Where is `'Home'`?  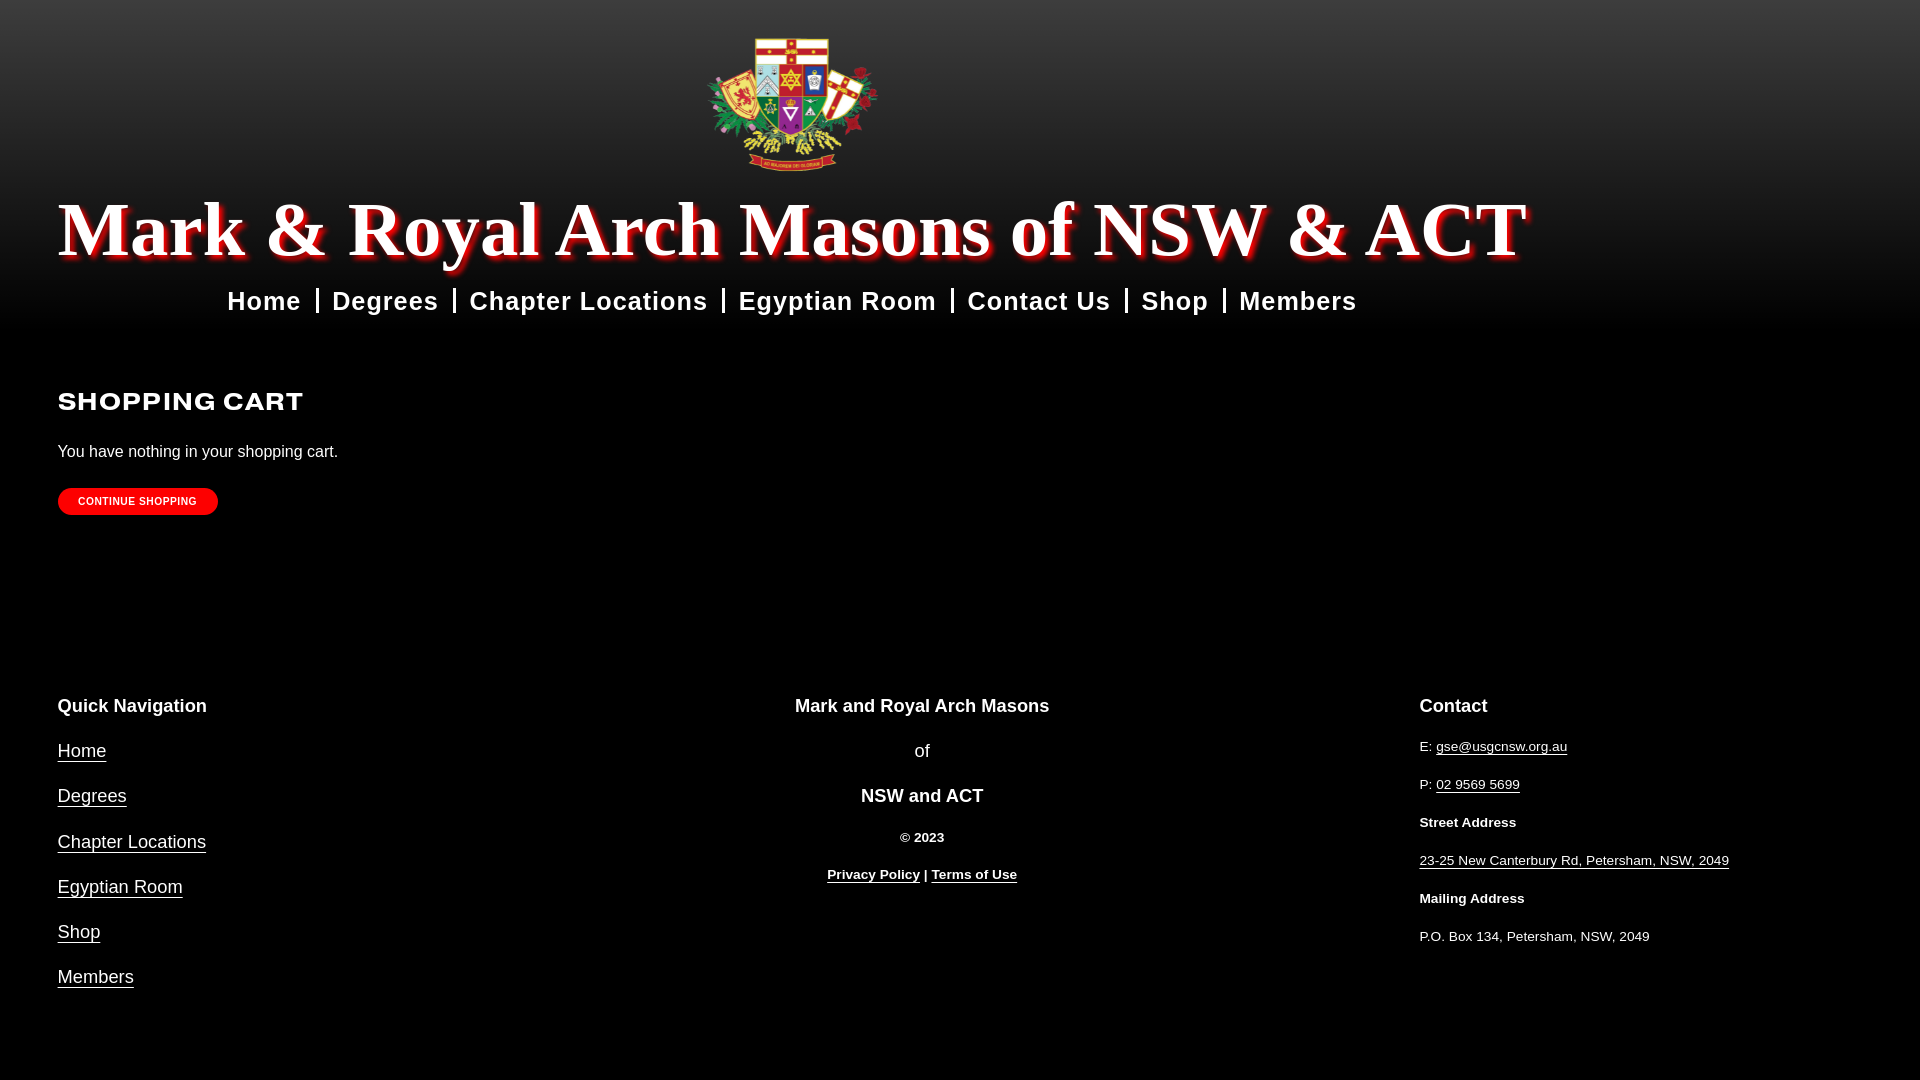 'Home' is located at coordinates (263, 300).